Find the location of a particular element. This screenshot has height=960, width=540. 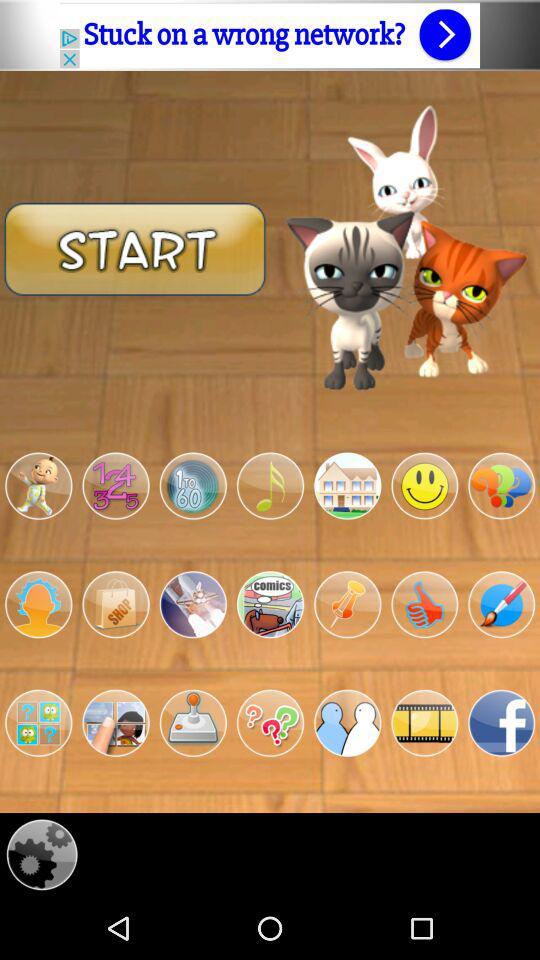

a category is located at coordinates (270, 485).